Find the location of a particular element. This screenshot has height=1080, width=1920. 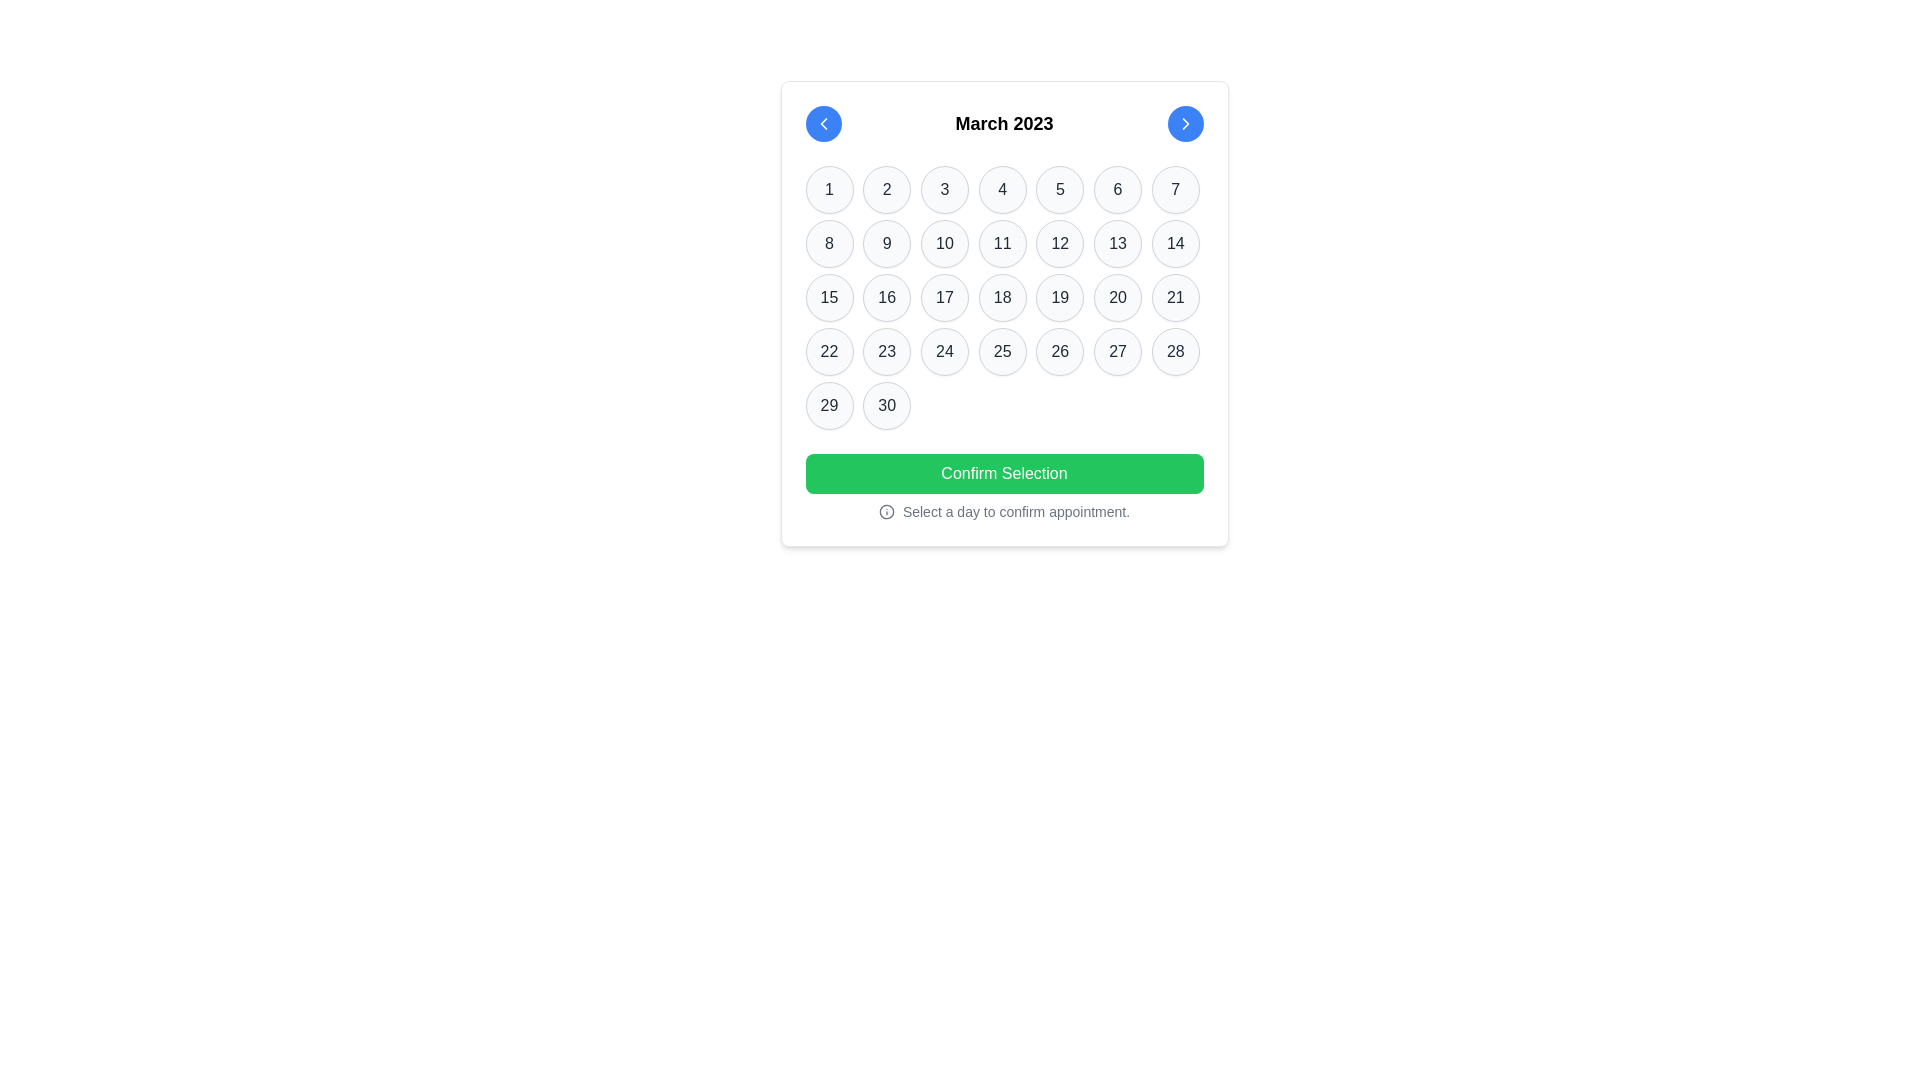

the confirmation button located at the bottom center of the calendar panel to finalize the selection is located at coordinates (1004, 474).